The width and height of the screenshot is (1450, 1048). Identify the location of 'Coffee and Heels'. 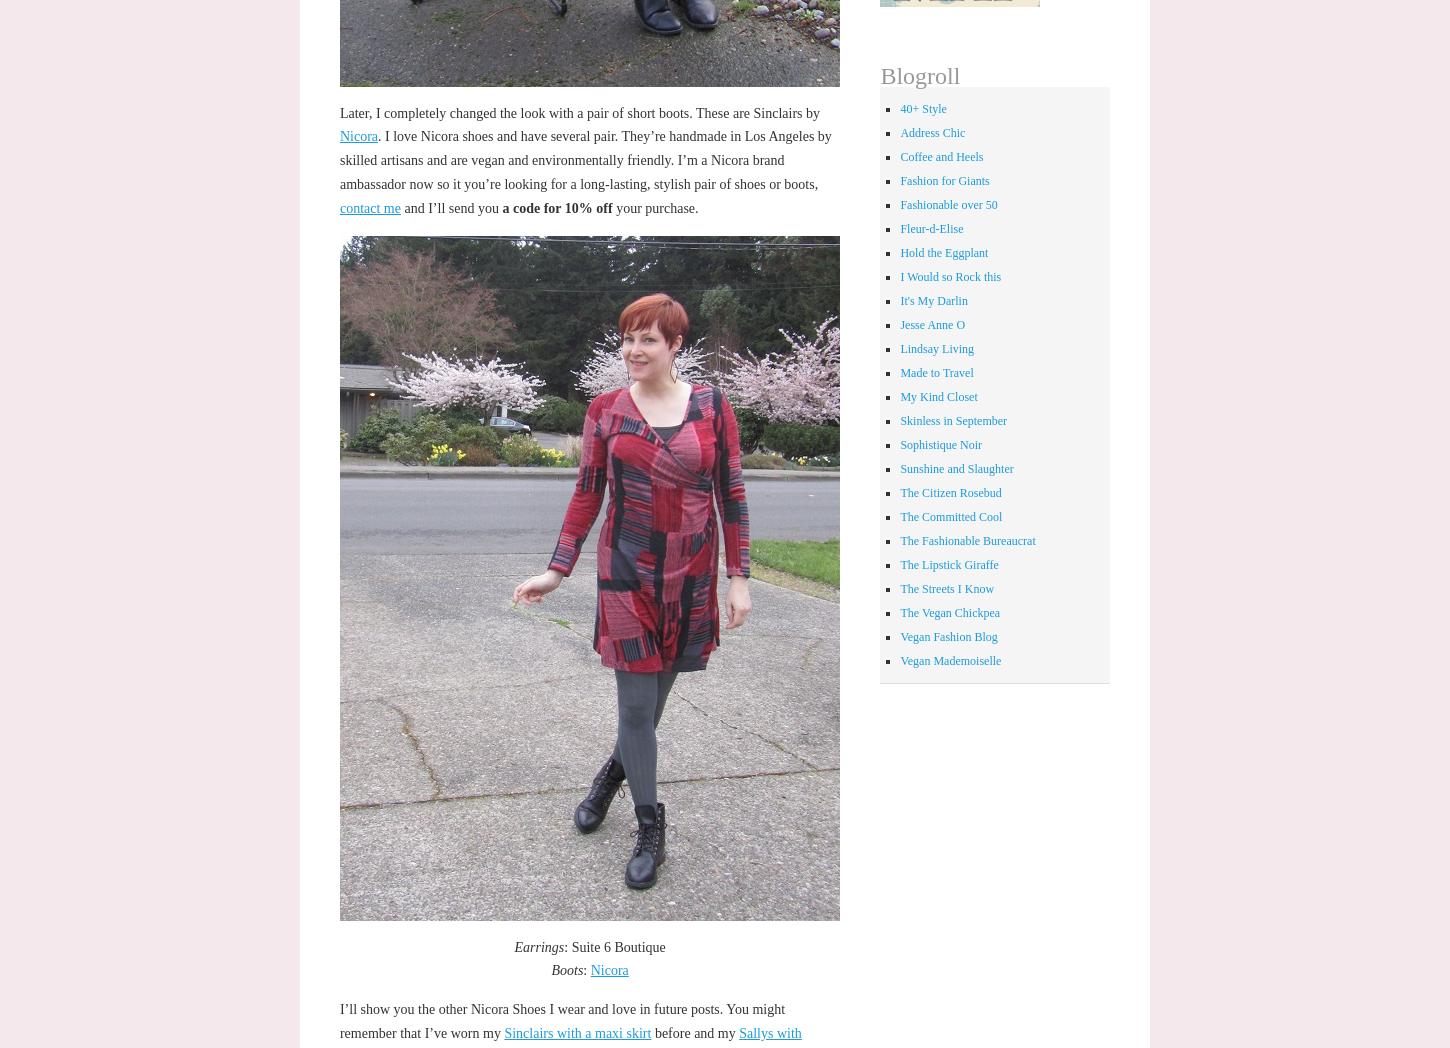
(940, 156).